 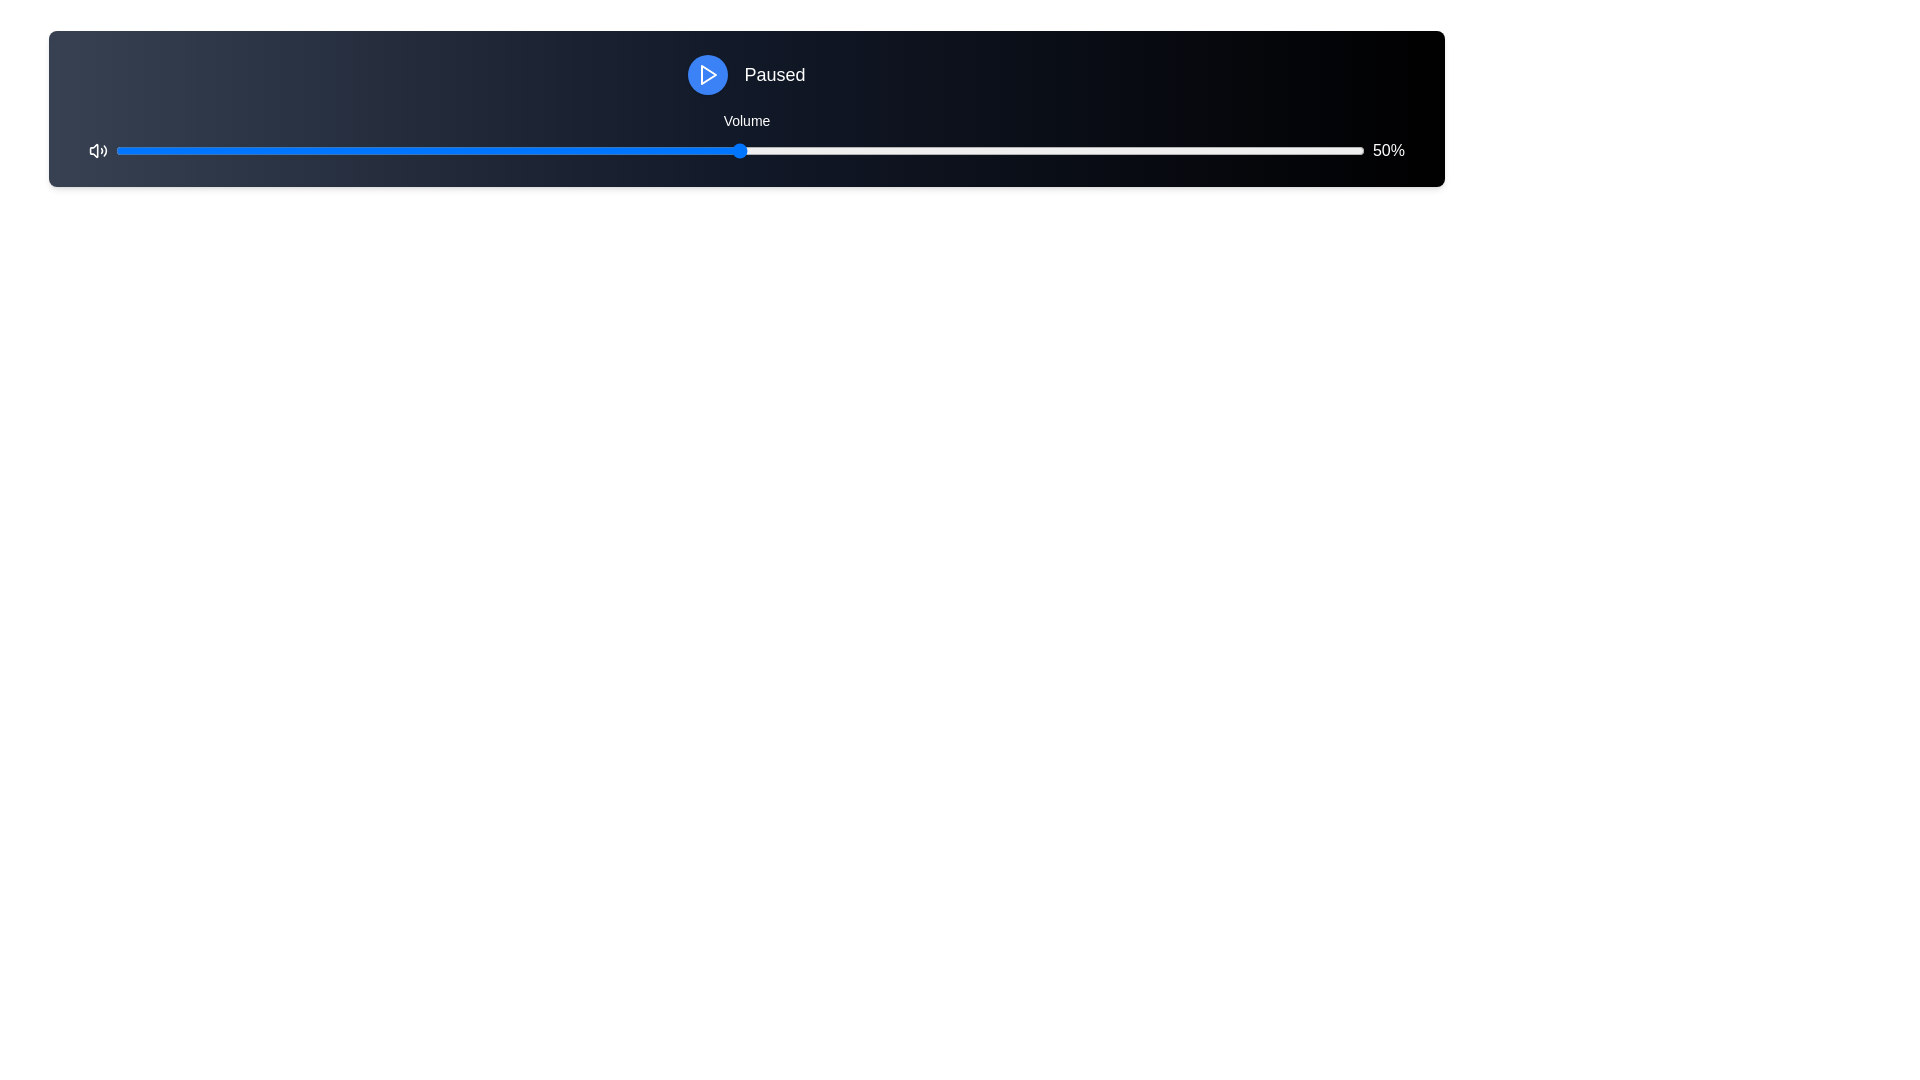 What do you see at coordinates (288, 149) in the screenshot?
I see `the volume` at bounding box center [288, 149].